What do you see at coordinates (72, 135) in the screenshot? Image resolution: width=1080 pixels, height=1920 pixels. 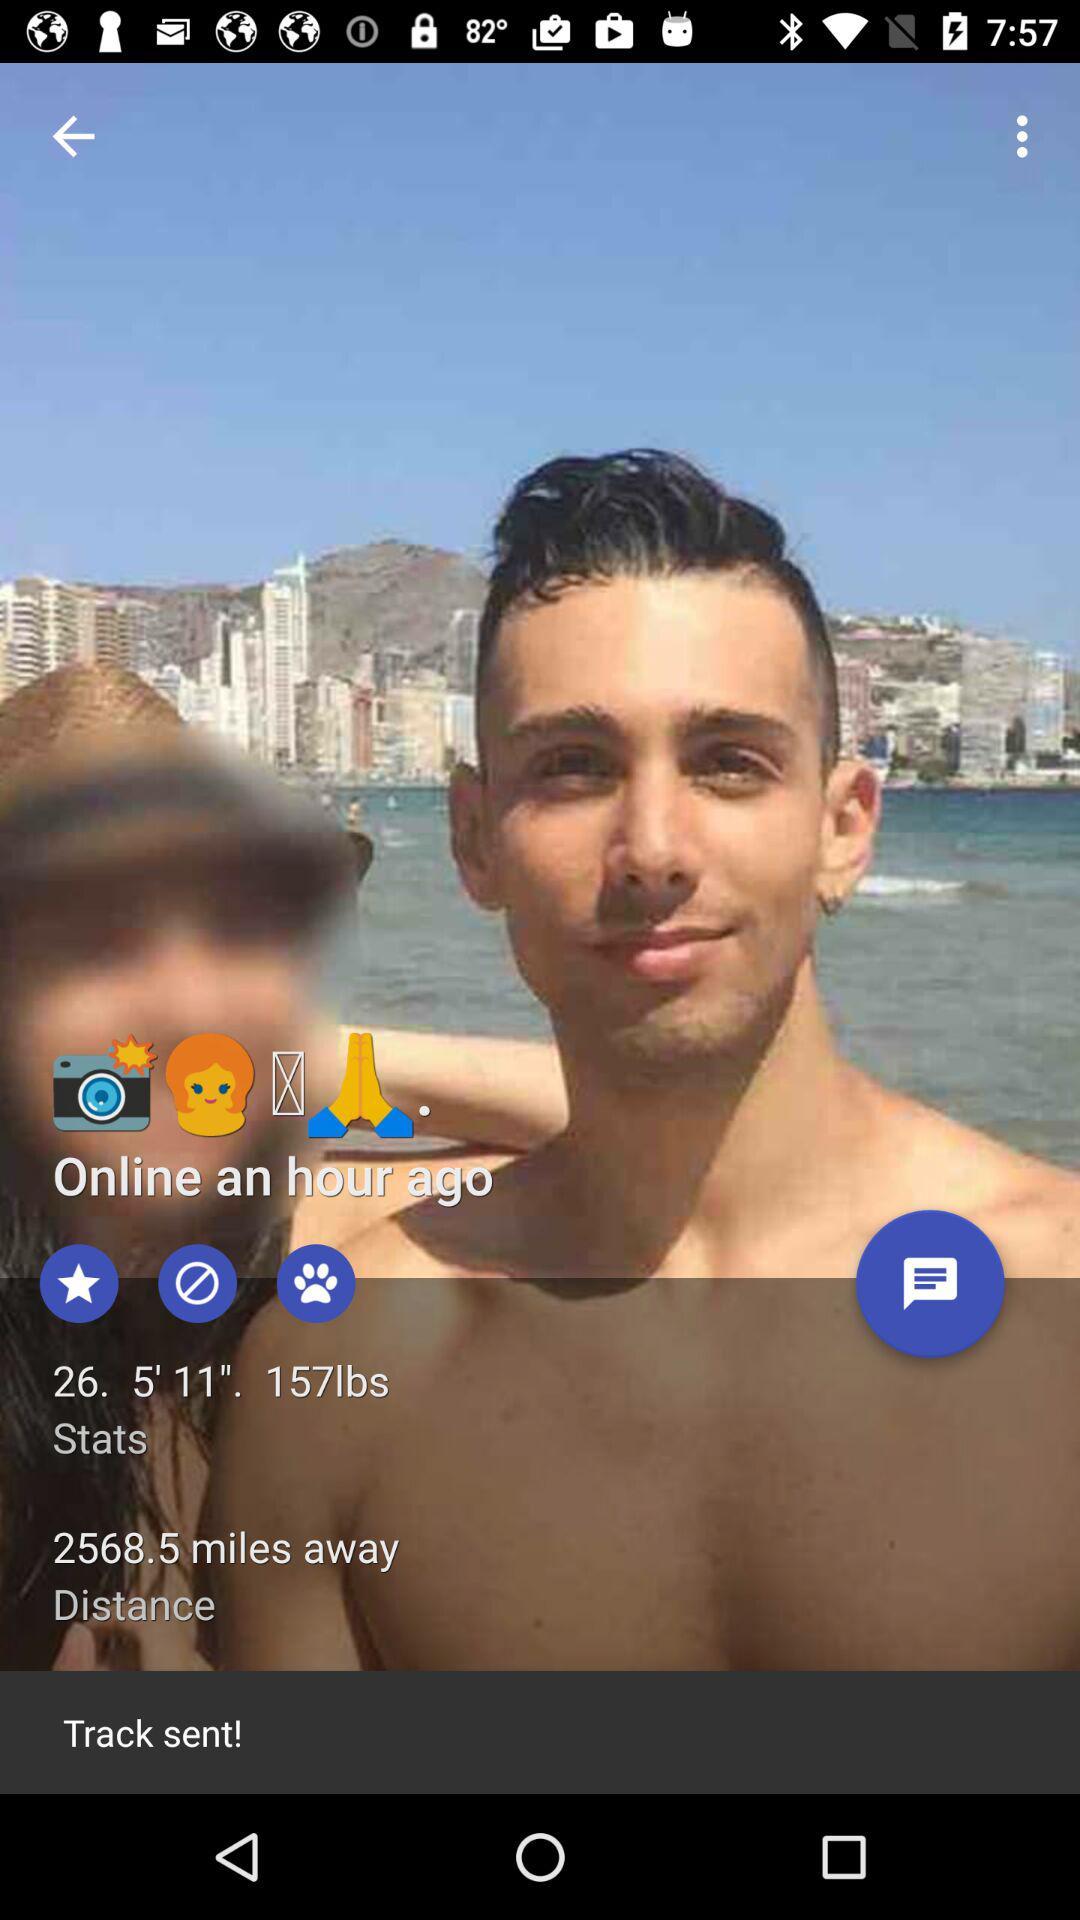 I see `icon at the top left corner` at bounding box center [72, 135].